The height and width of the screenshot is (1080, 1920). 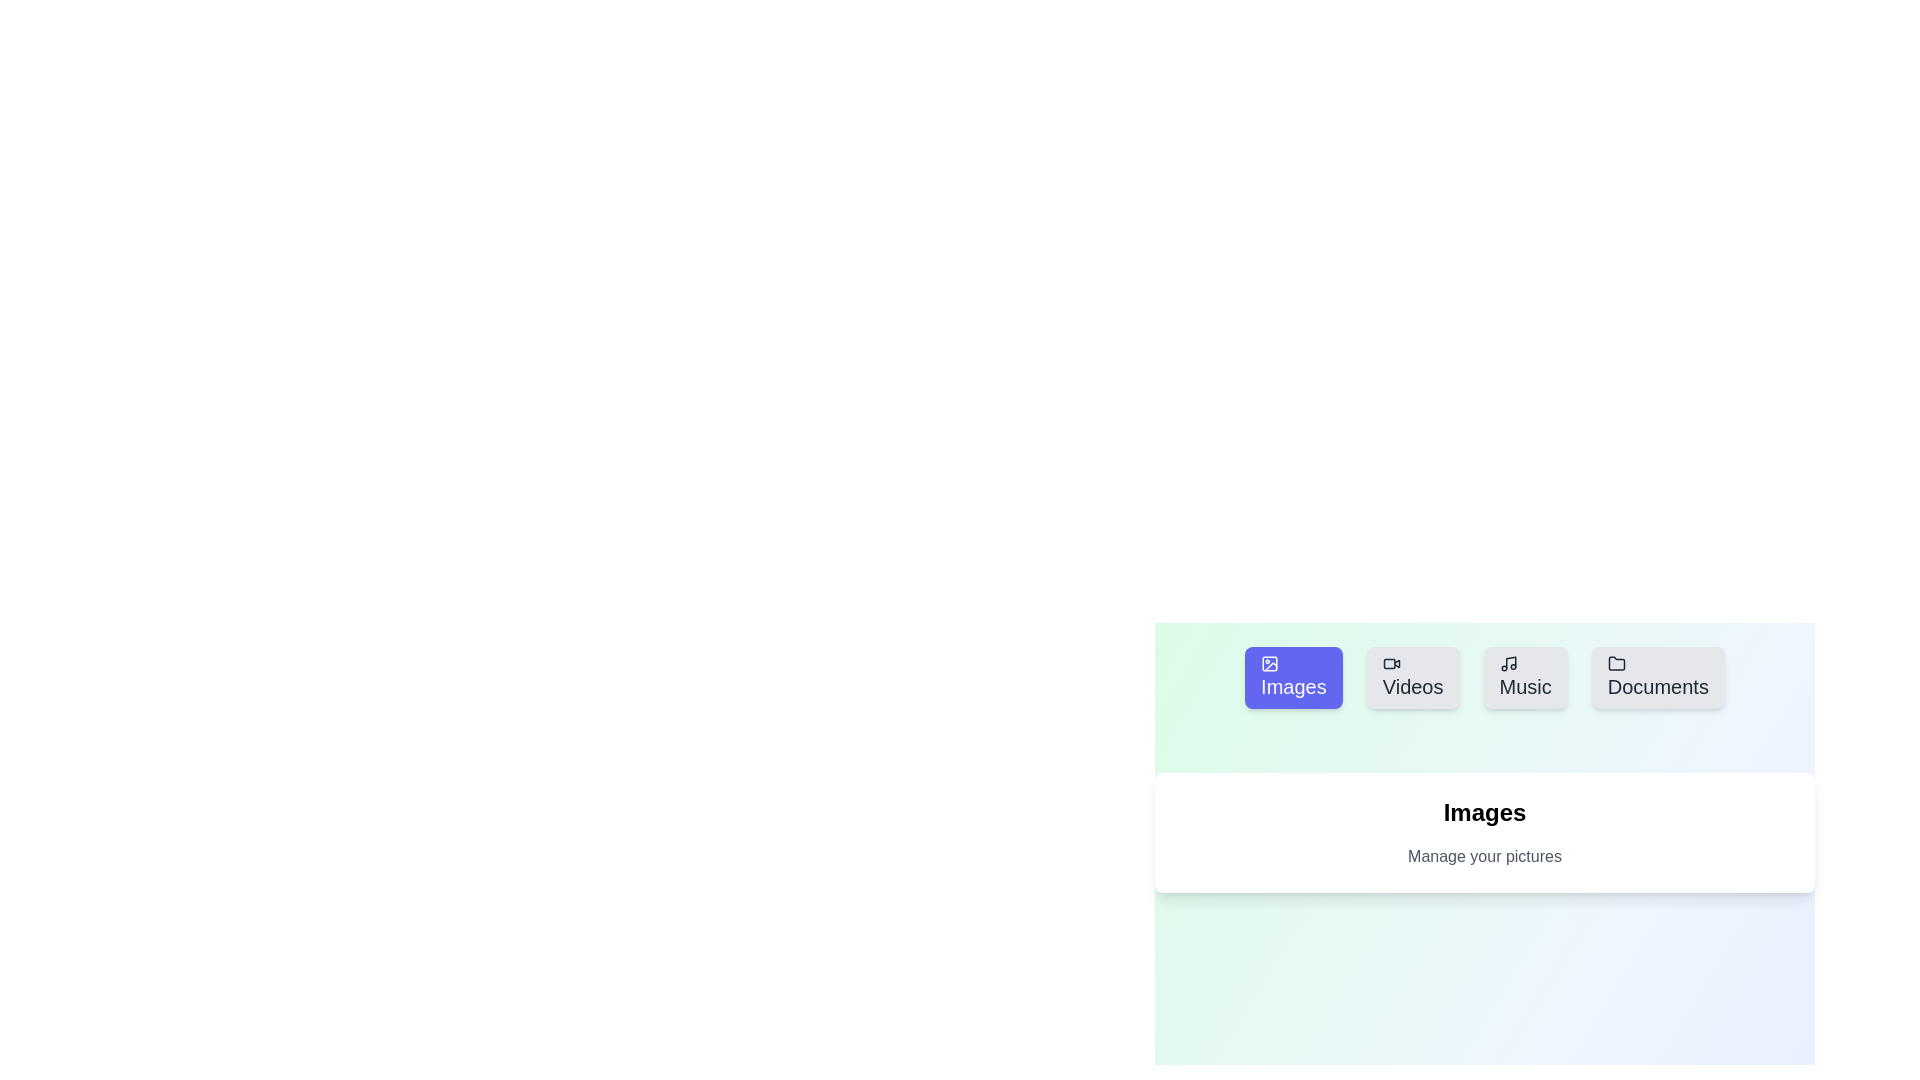 What do you see at coordinates (1658, 677) in the screenshot?
I see `the Documents tab to view its content` at bounding box center [1658, 677].